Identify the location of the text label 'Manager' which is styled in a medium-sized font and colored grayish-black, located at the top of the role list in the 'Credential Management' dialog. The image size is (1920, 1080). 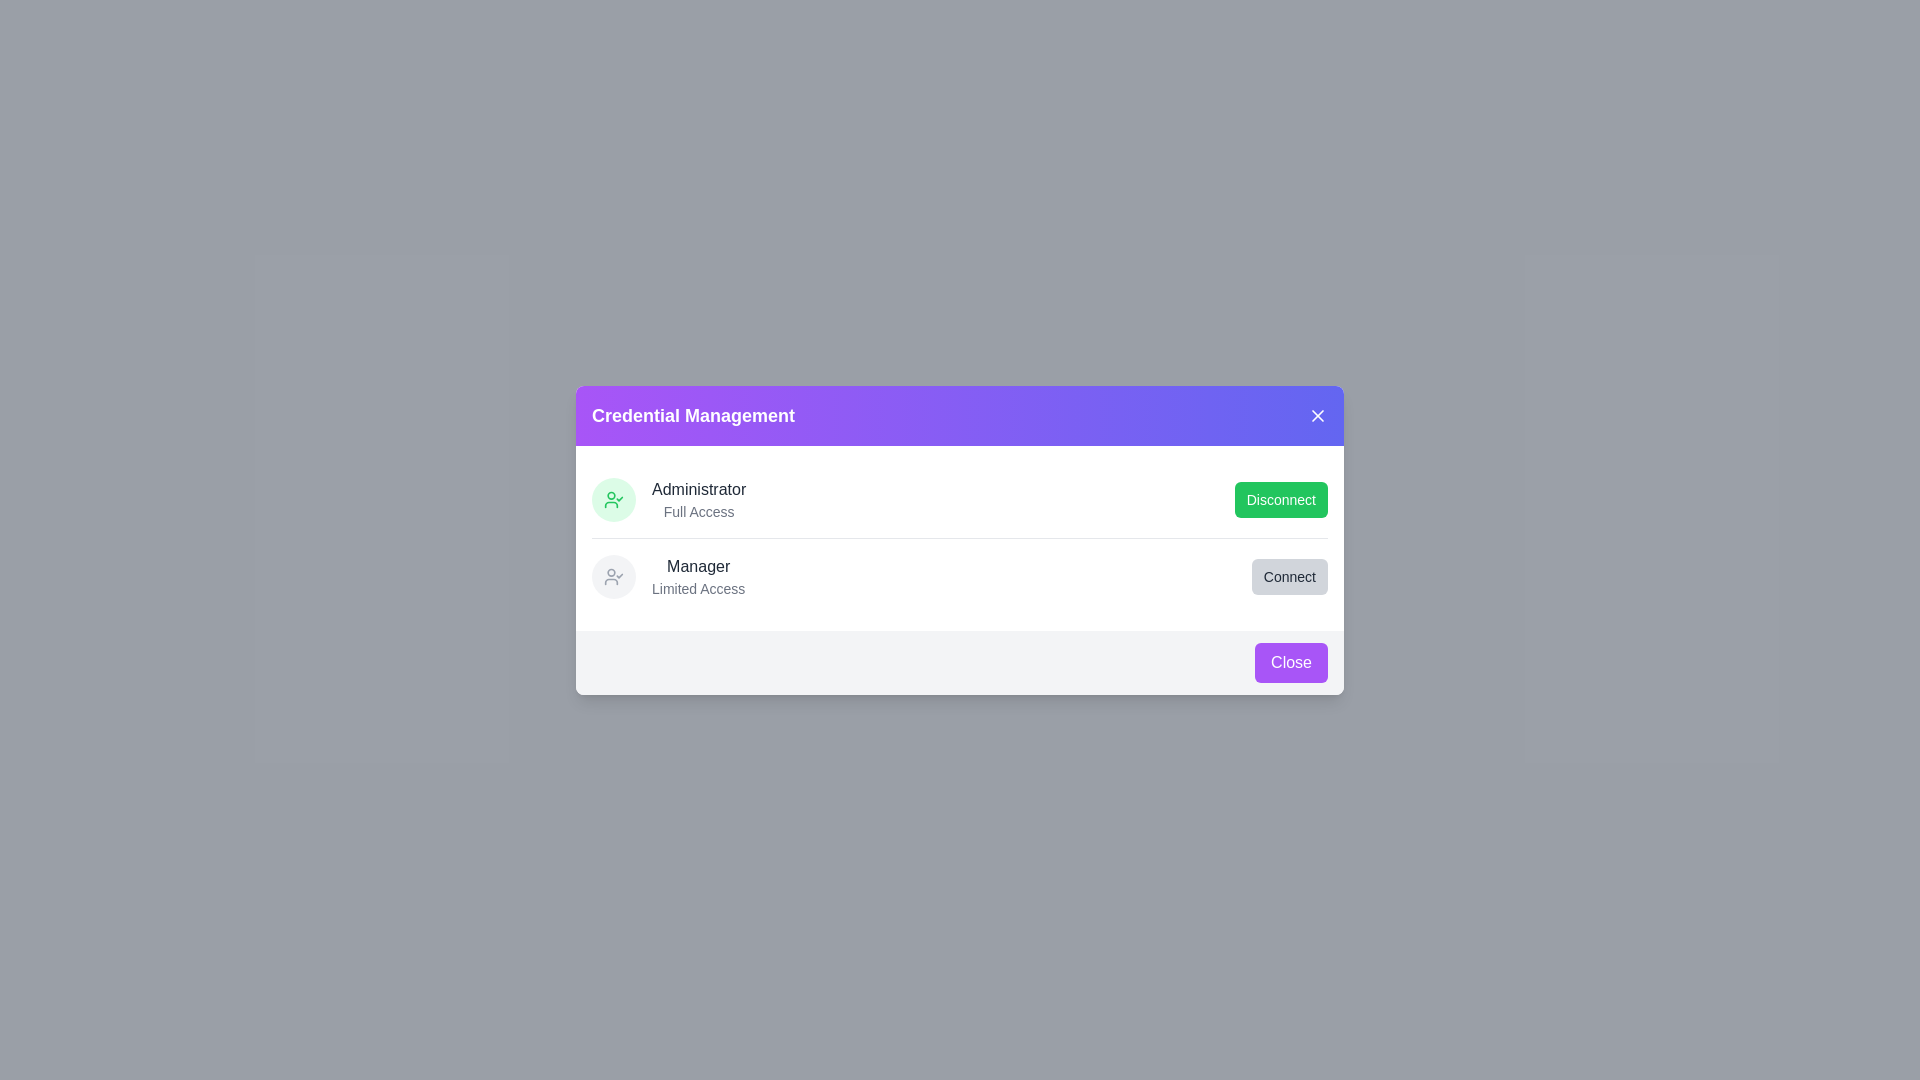
(698, 566).